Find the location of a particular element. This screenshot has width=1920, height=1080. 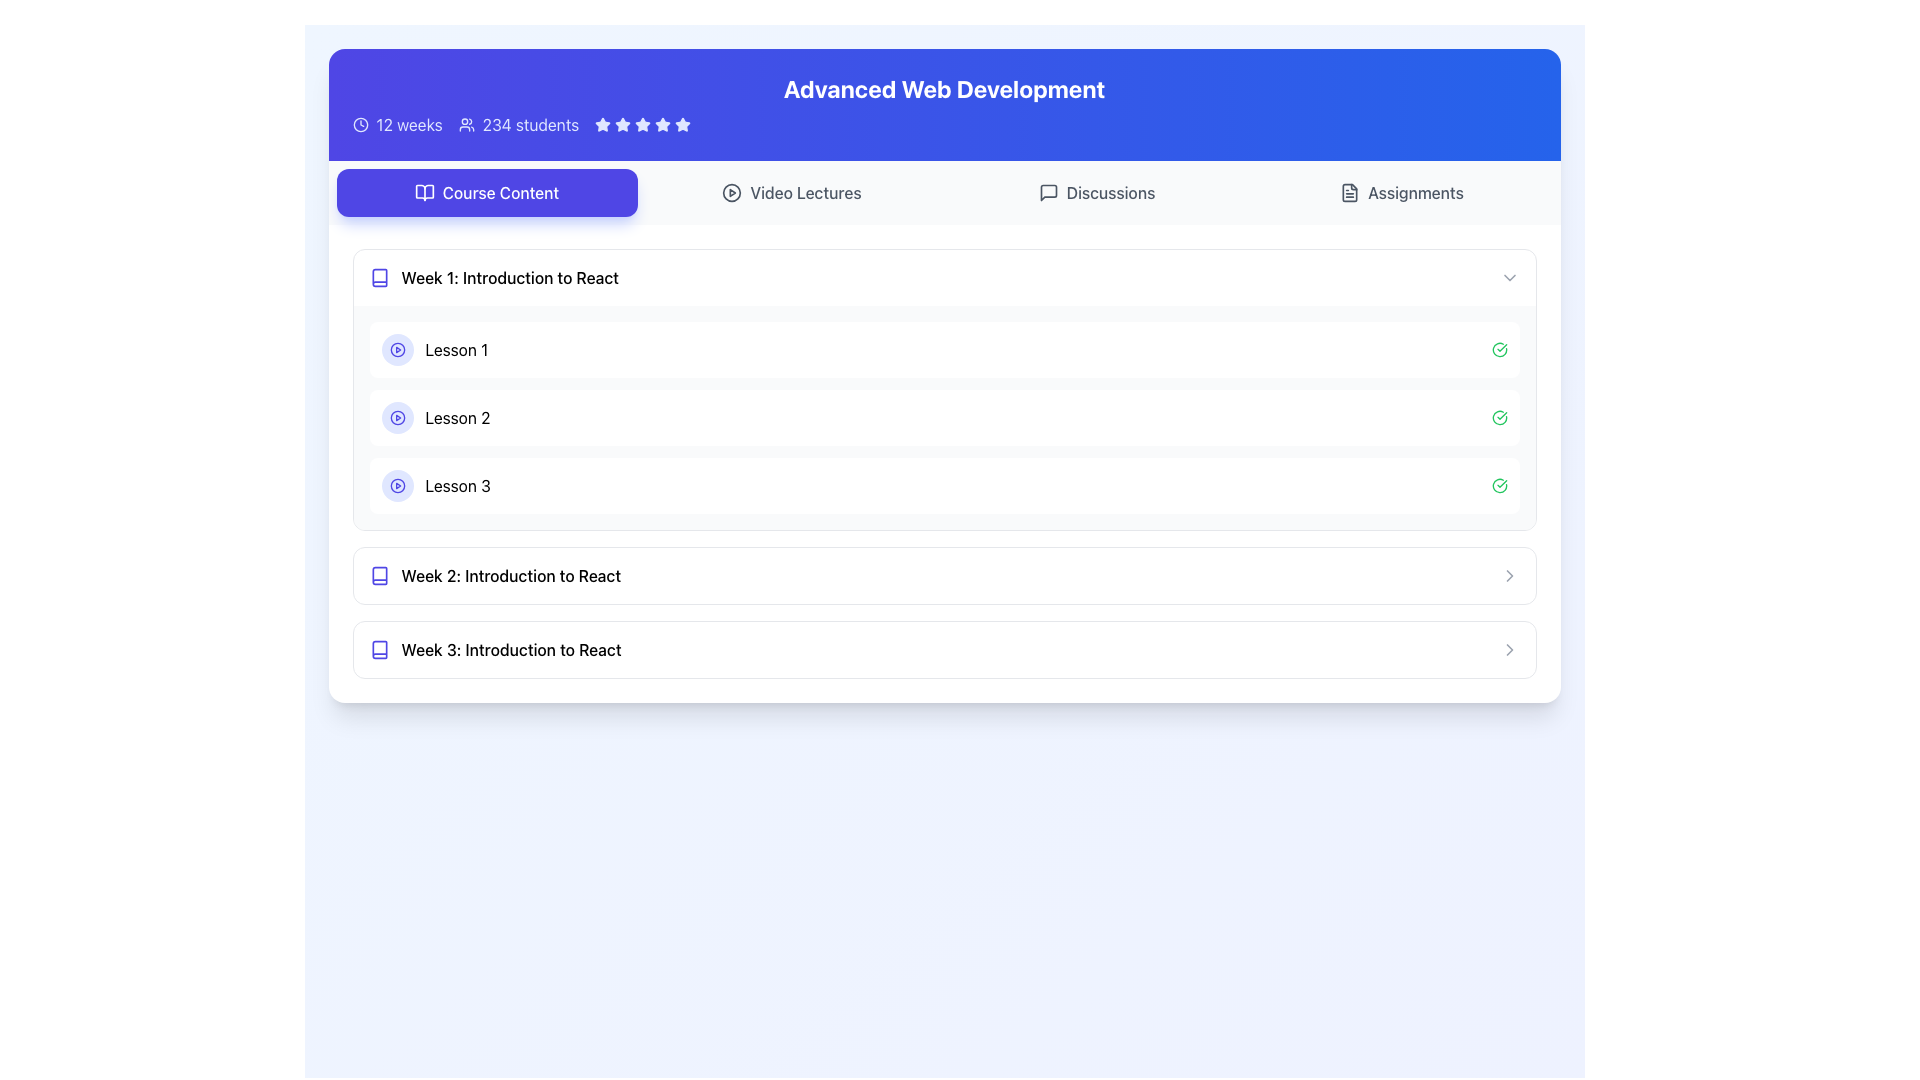

the icon representing the completion status of the associated lesson located at the right end of the bar containing the 'Lesson 3' label is located at coordinates (1499, 486).